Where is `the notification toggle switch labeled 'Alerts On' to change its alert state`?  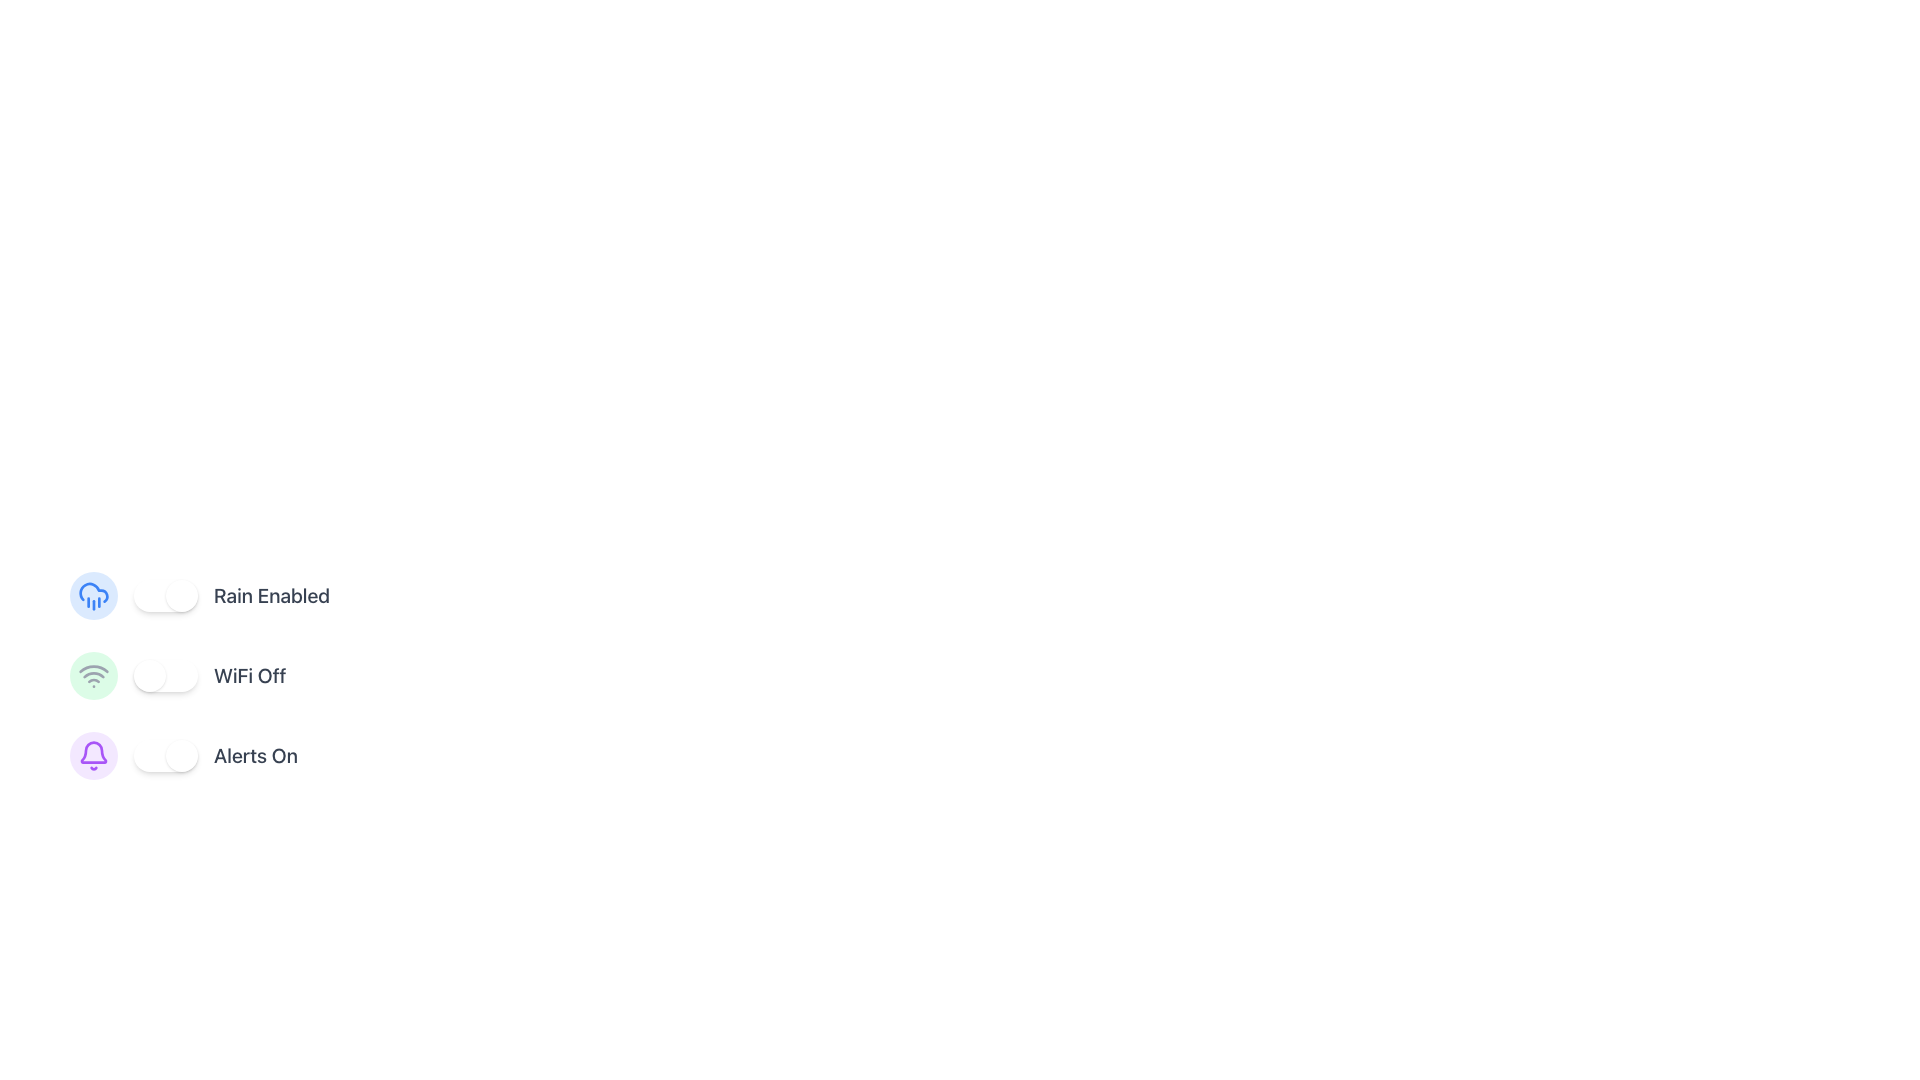 the notification toggle switch labeled 'Alerts On' to change its alert state is located at coordinates (183, 756).